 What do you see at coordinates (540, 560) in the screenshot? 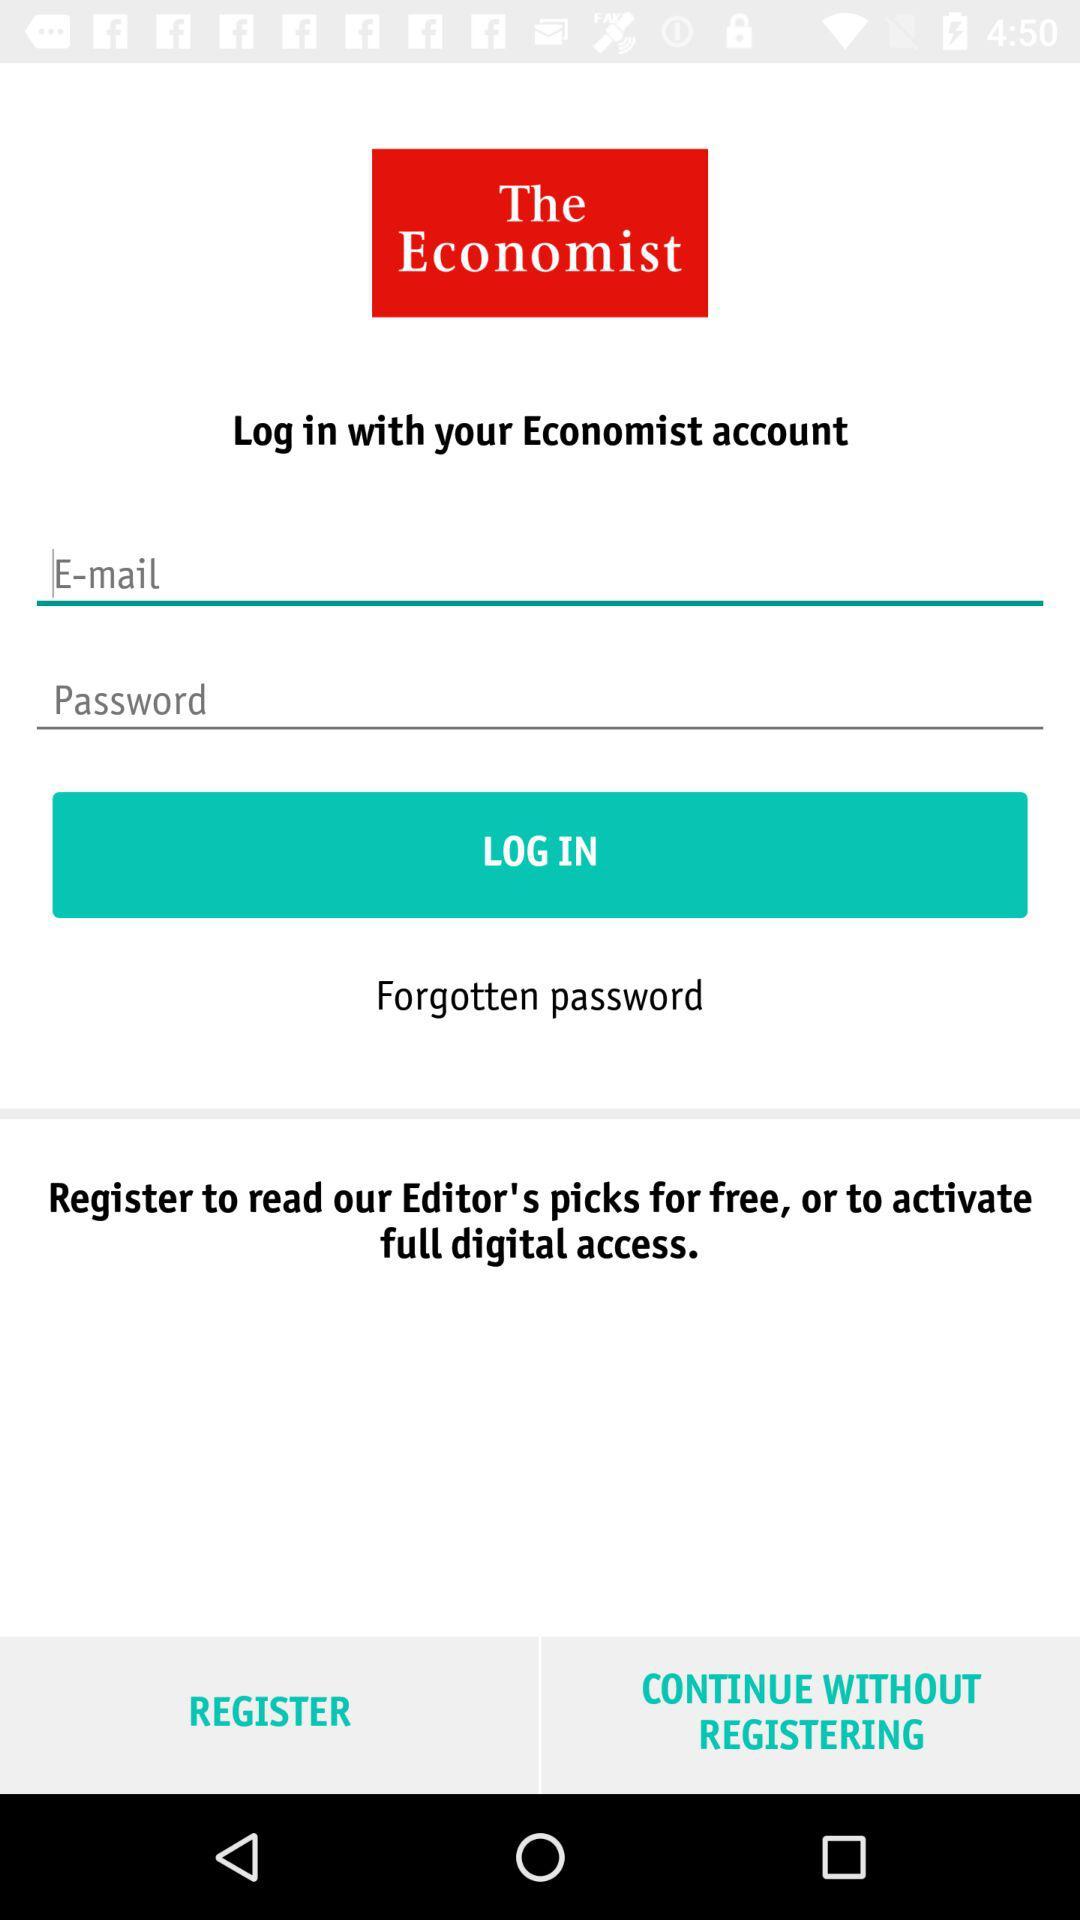
I see `email` at bounding box center [540, 560].